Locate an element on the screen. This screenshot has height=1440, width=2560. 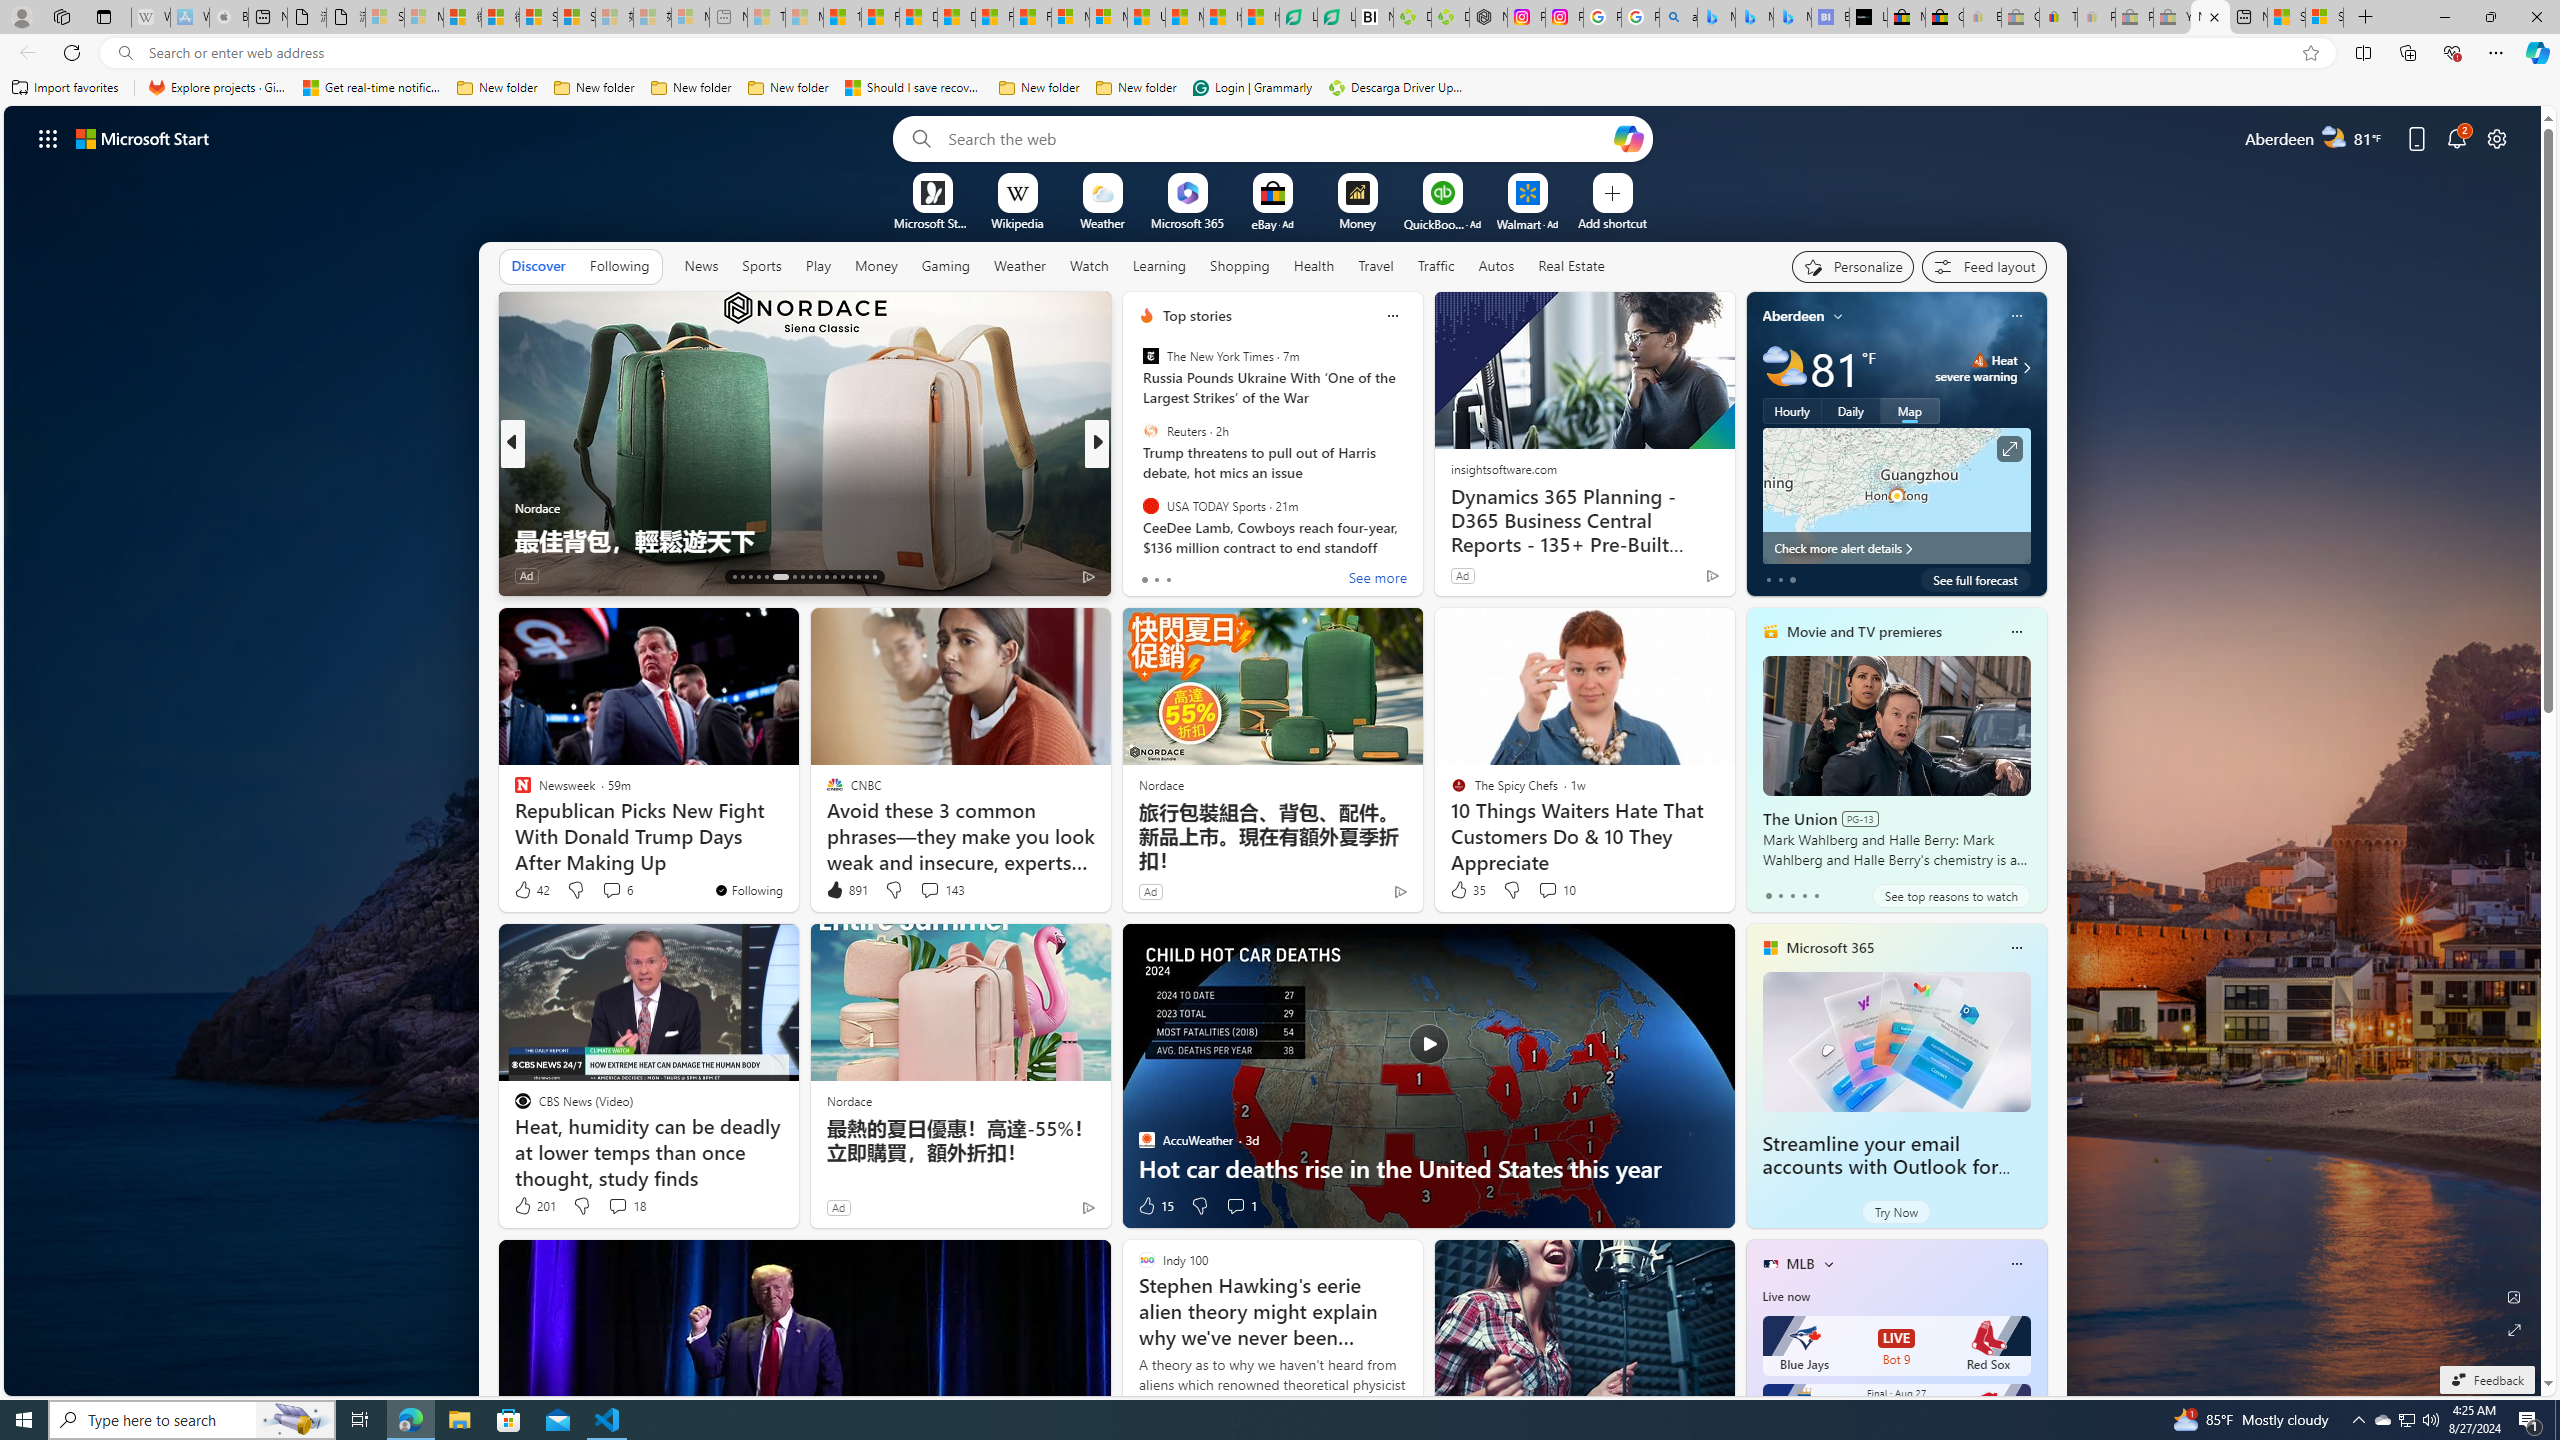
'Microsoft Bing Travel - Flights from Hong Kong to Bangkok' is located at coordinates (1716, 16).